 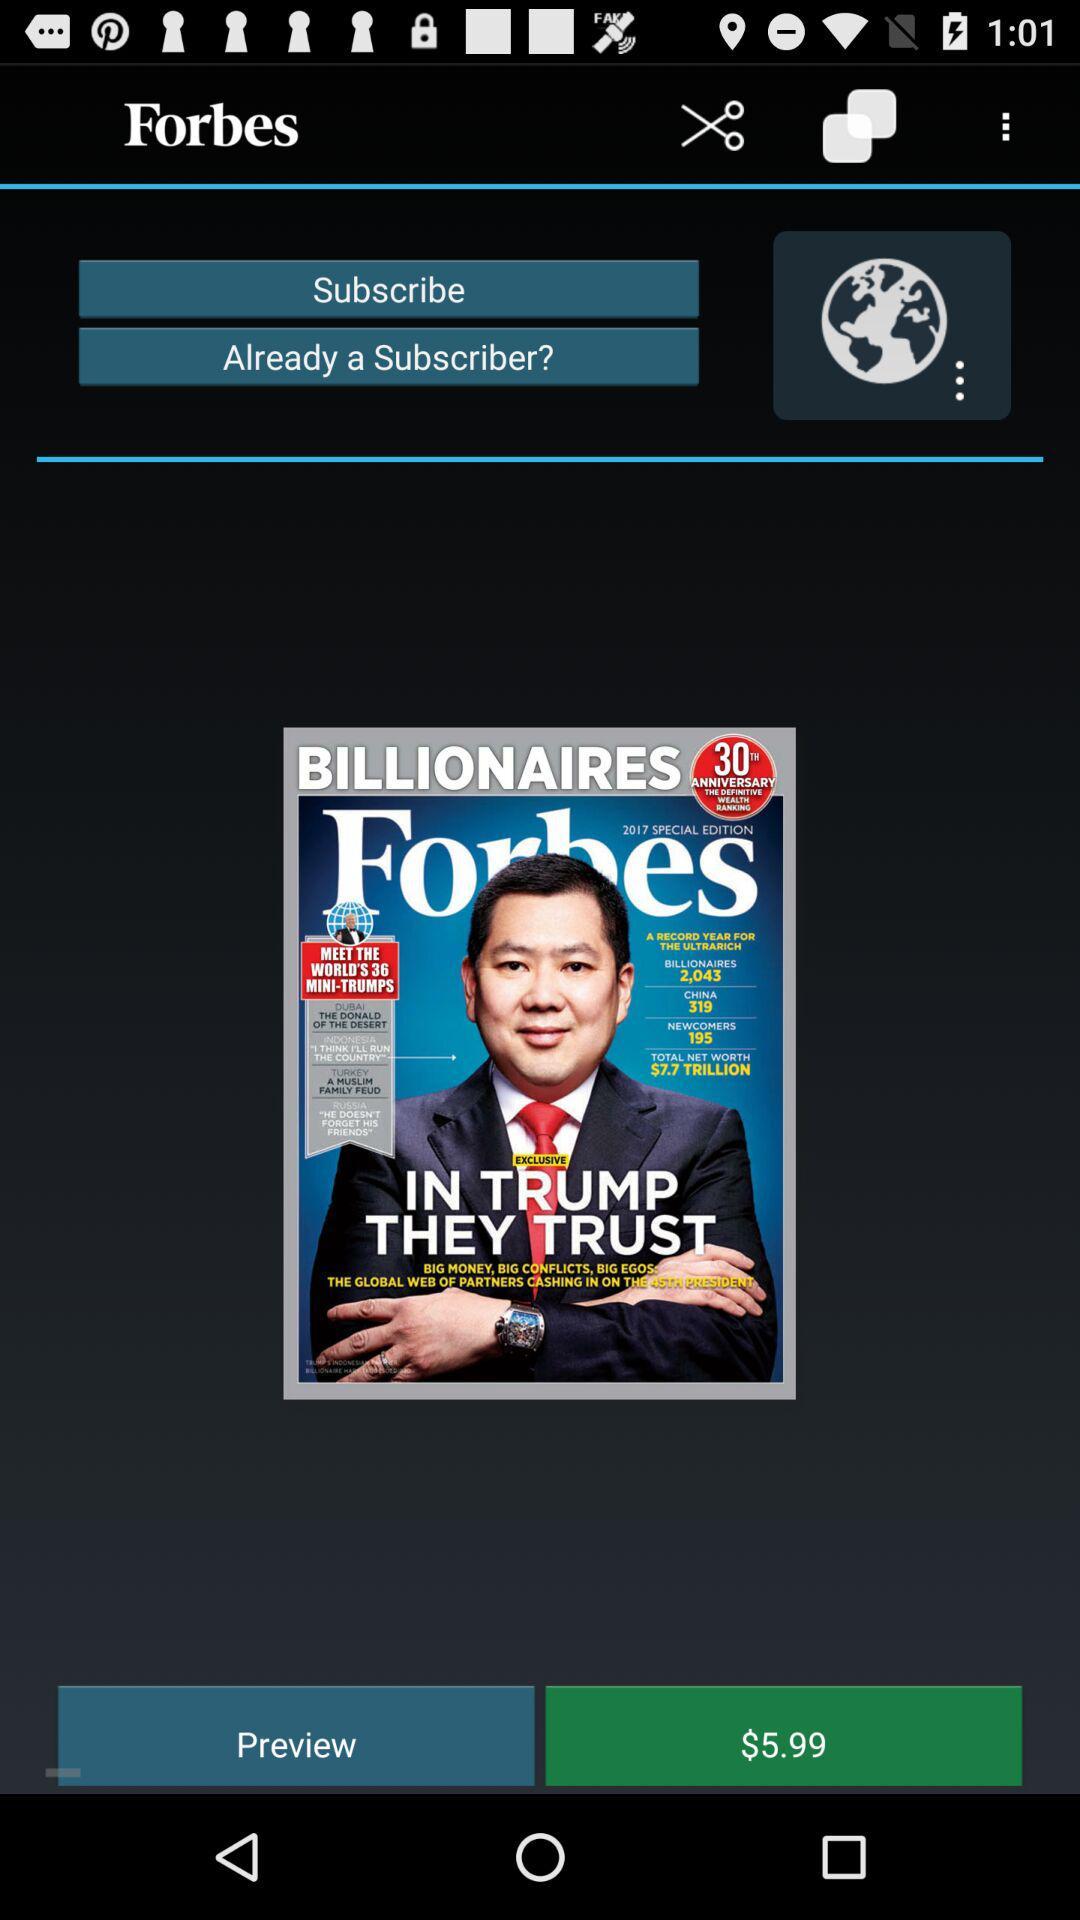 I want to click on item to the left of the $5.99, so click(x=281, y=1732).